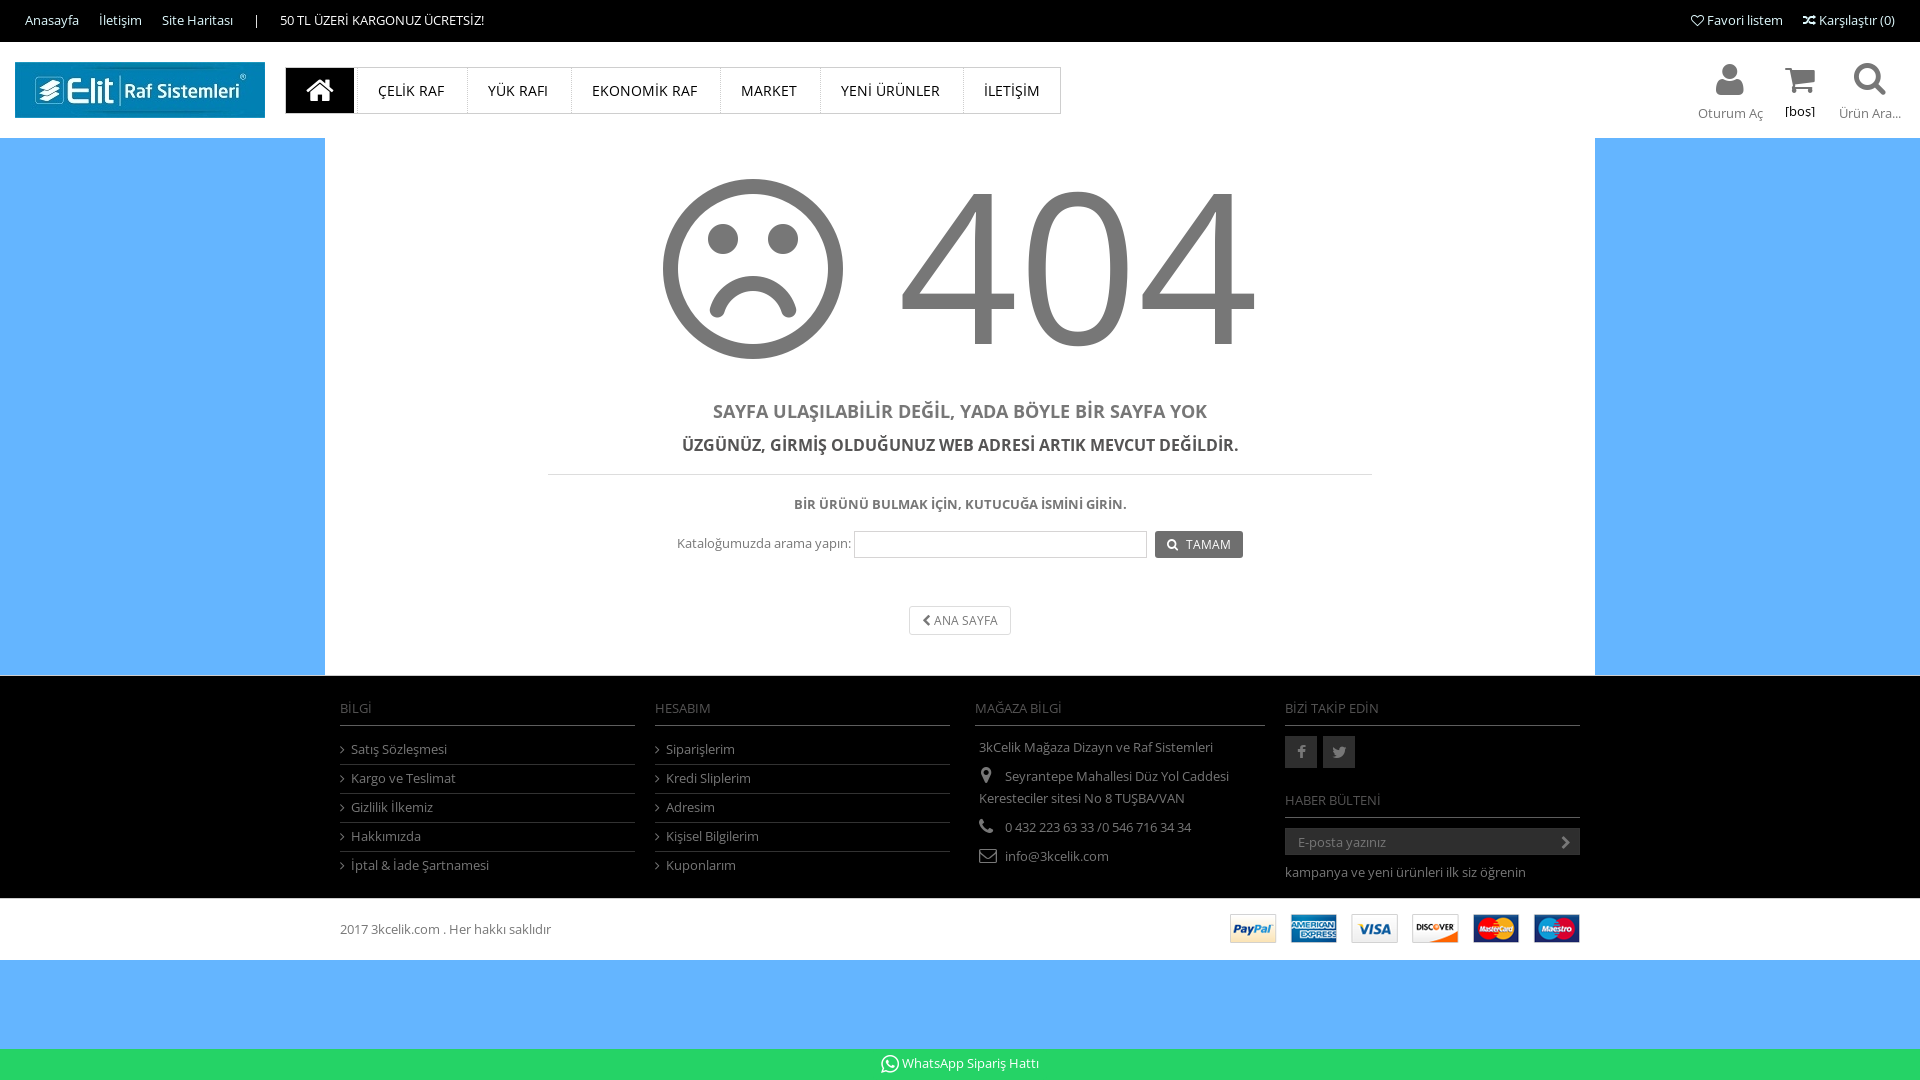  What do you see at coordinates (1055, 855) in the screenshot?
I see `'info@3kcelik.com'` at bounding box center [1055, 855].